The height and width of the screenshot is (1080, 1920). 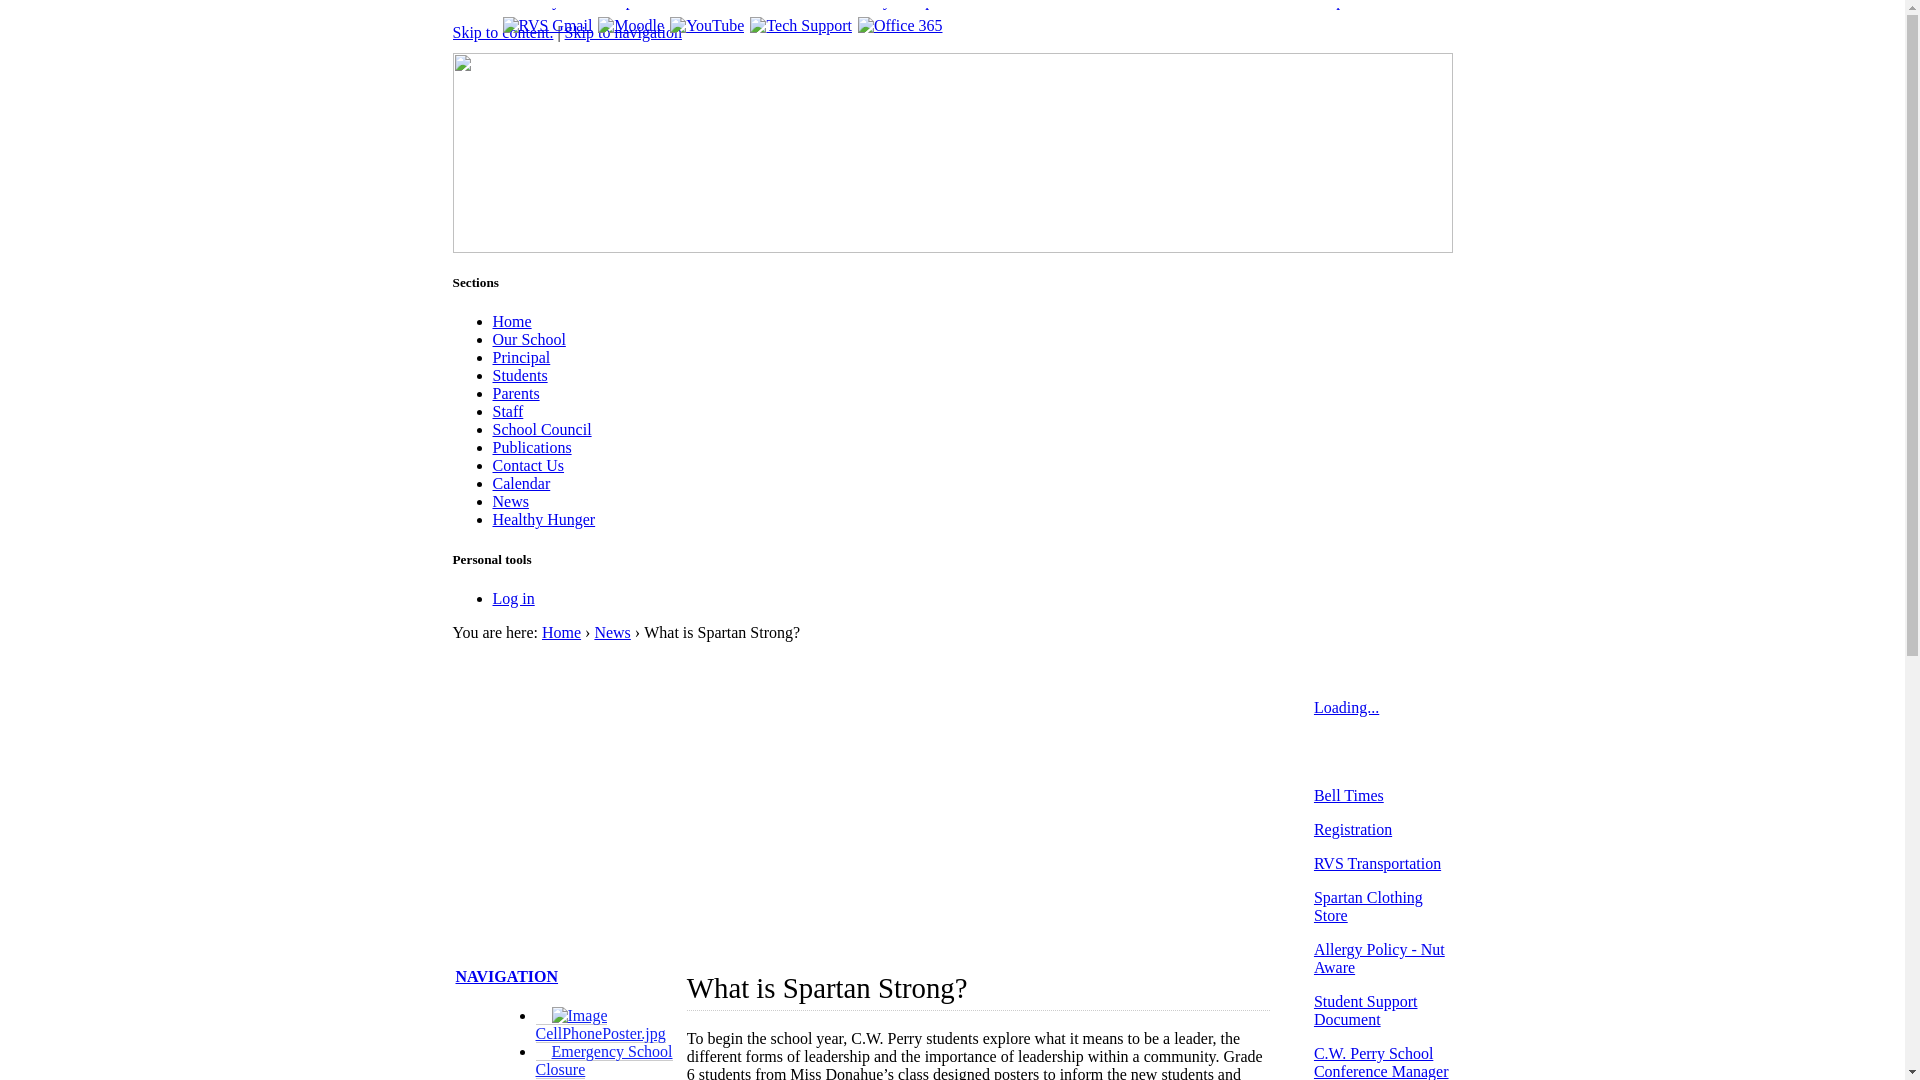 I want to click on 'Log in', so click(x=491, y=597).